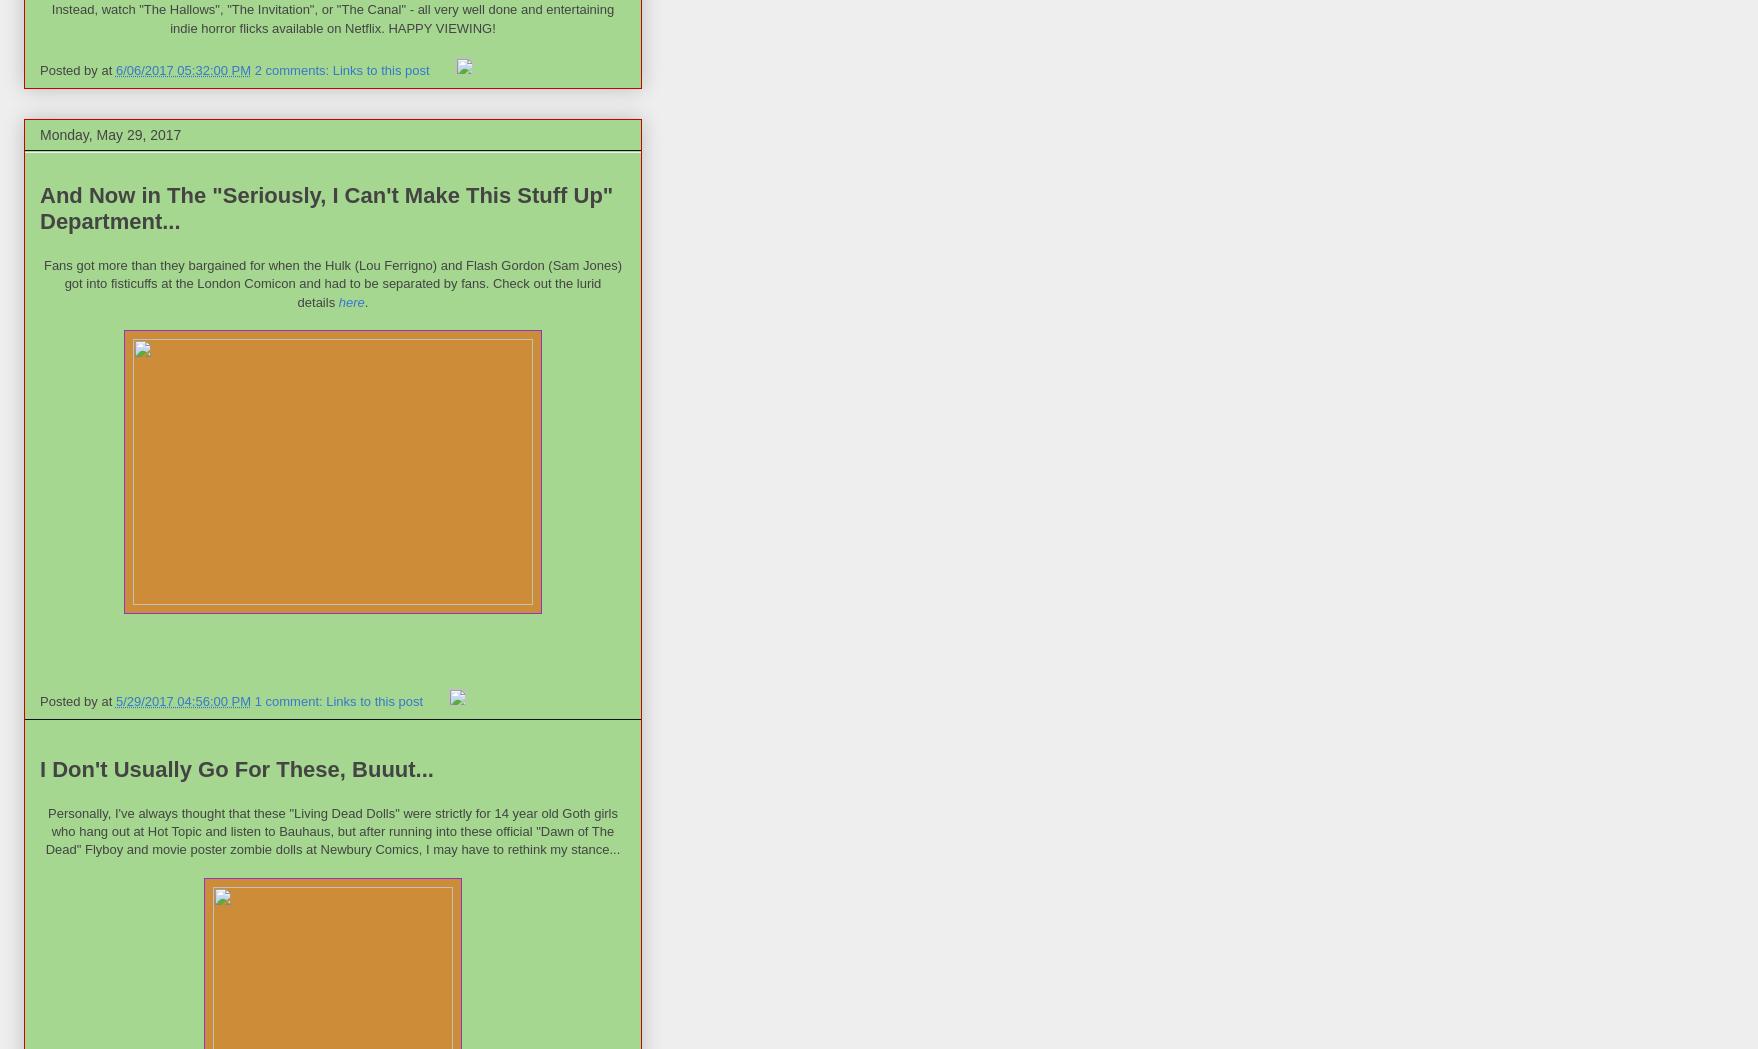 The image size is (1758, 1049). Describe the element at coordinates (338, 301) in the screenshot. I see `'here'` at that location.